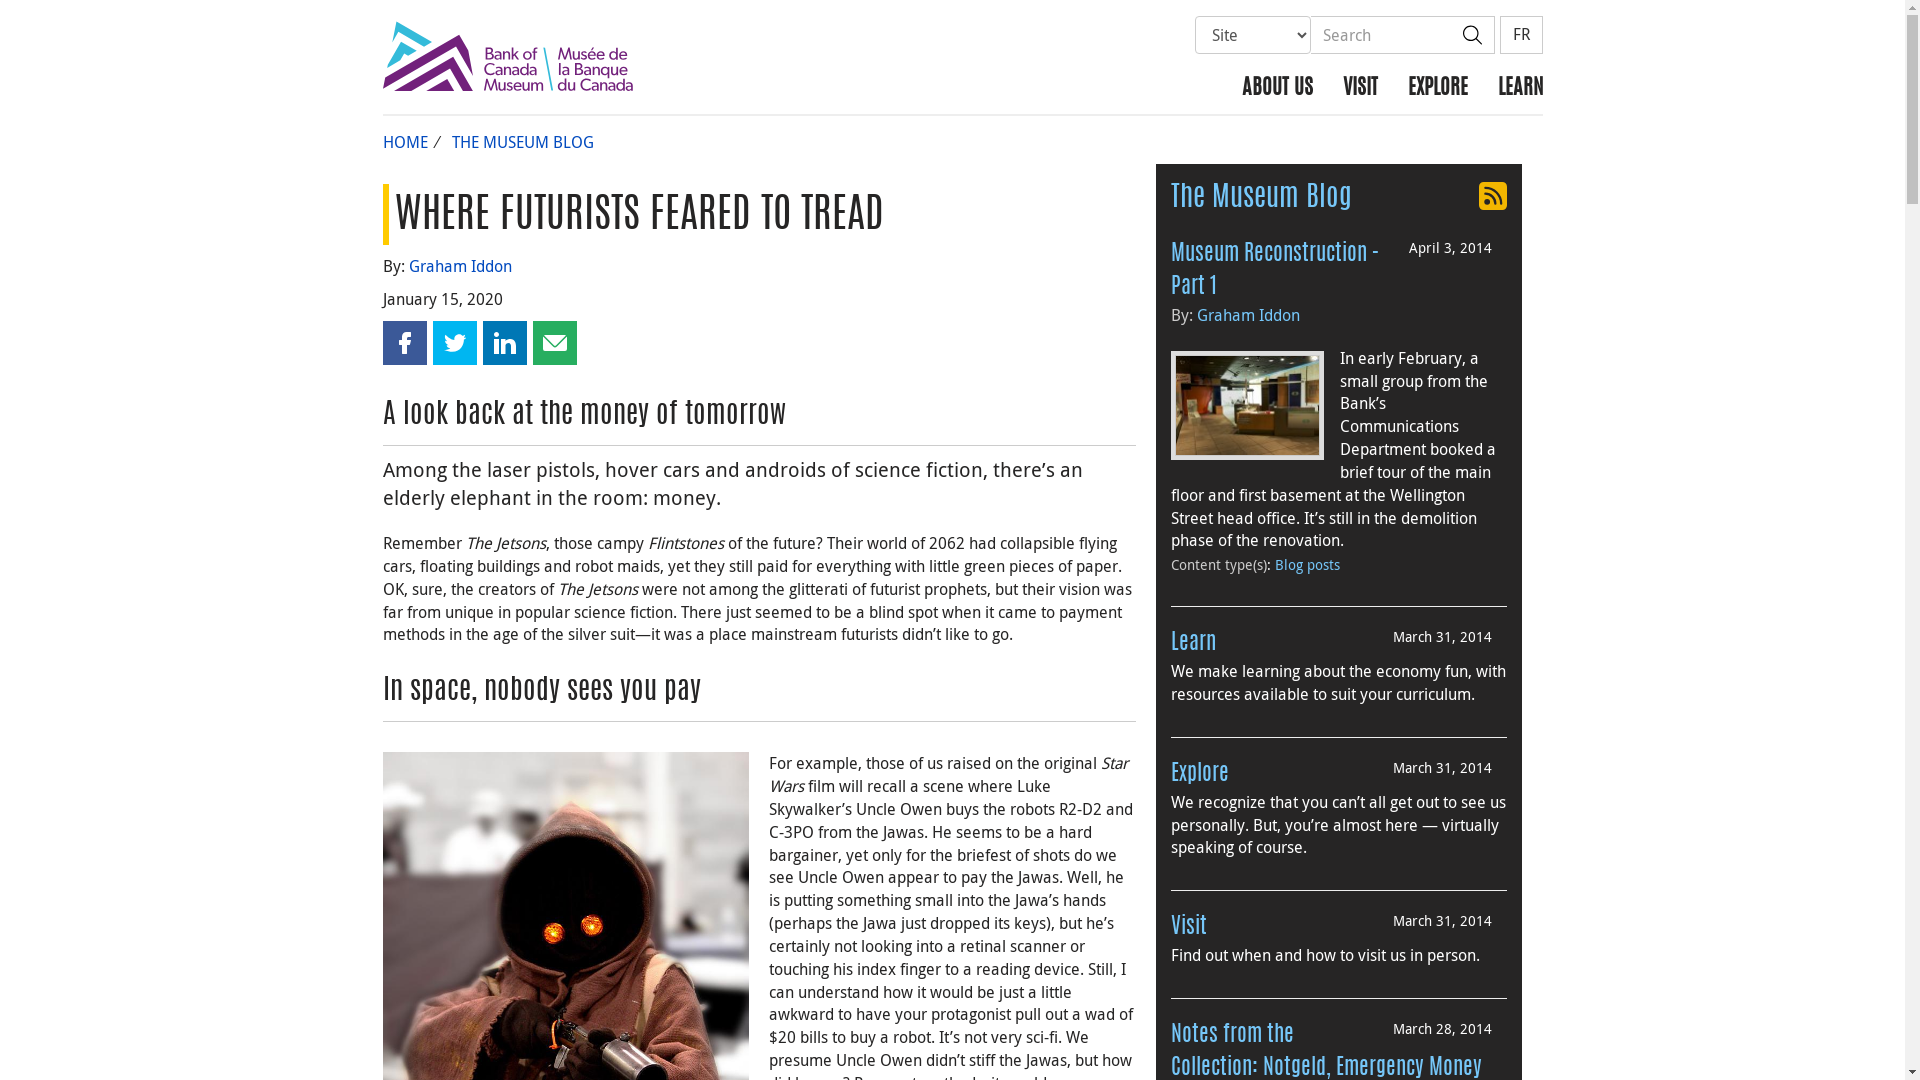 This screenshot has height=1080, width=1920. What do you see at coordinates (553, 342) in the screenshot?
I see `'Share this page by email'` at bounding box center [553, 342].